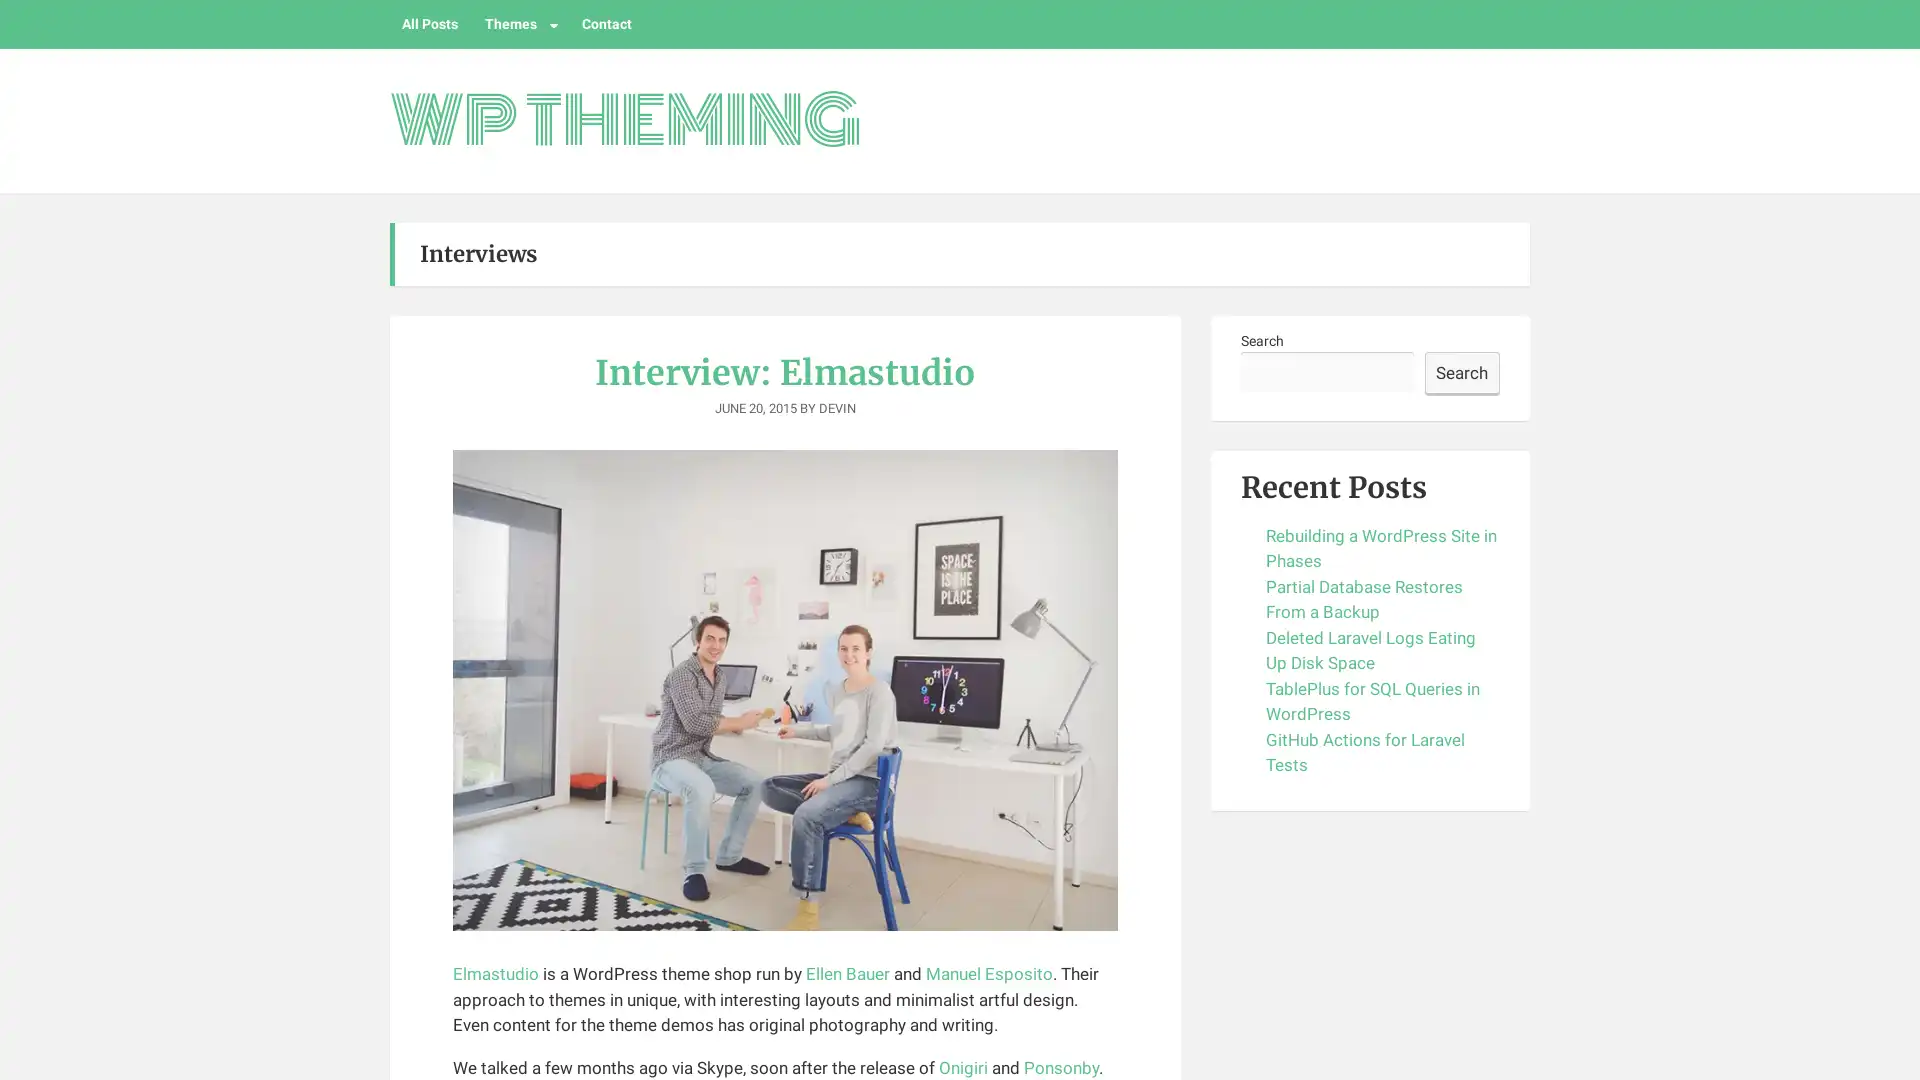  Describe the element at coordinates (1462, 373) in the screenshot. I see `Search` at that location.